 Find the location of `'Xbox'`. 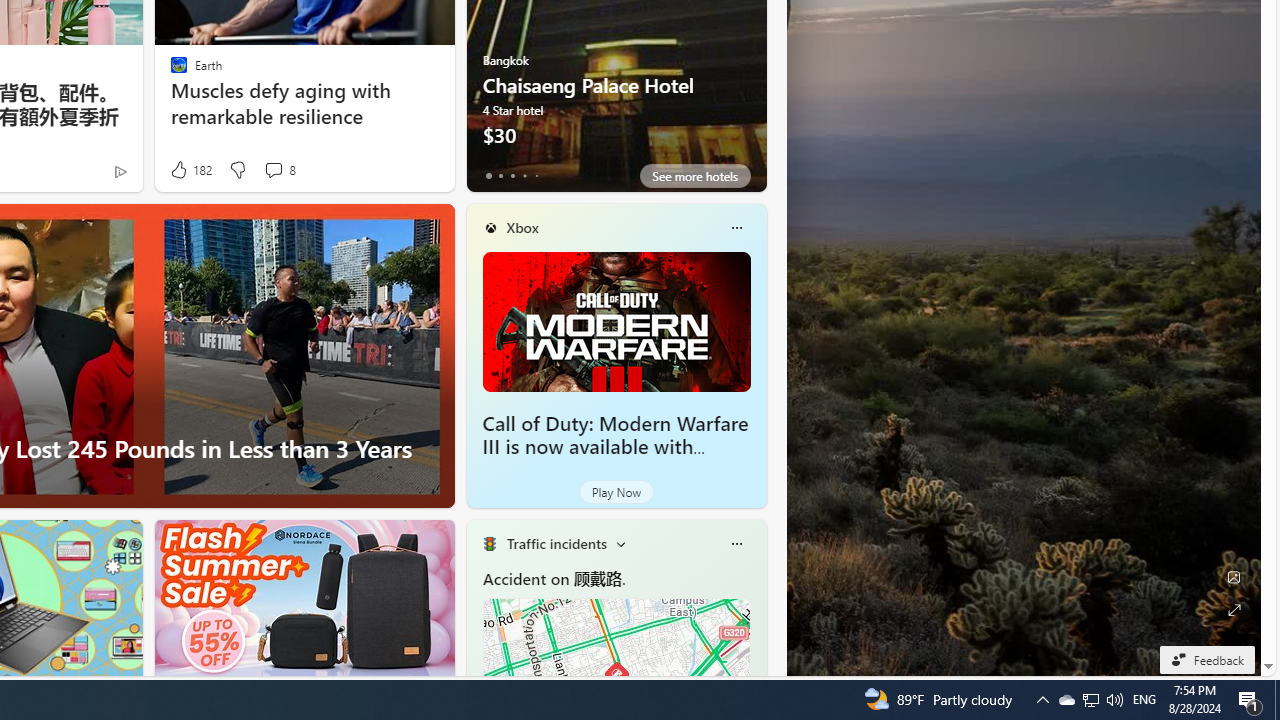

'Xbox' is located at coordinates (522, 226).